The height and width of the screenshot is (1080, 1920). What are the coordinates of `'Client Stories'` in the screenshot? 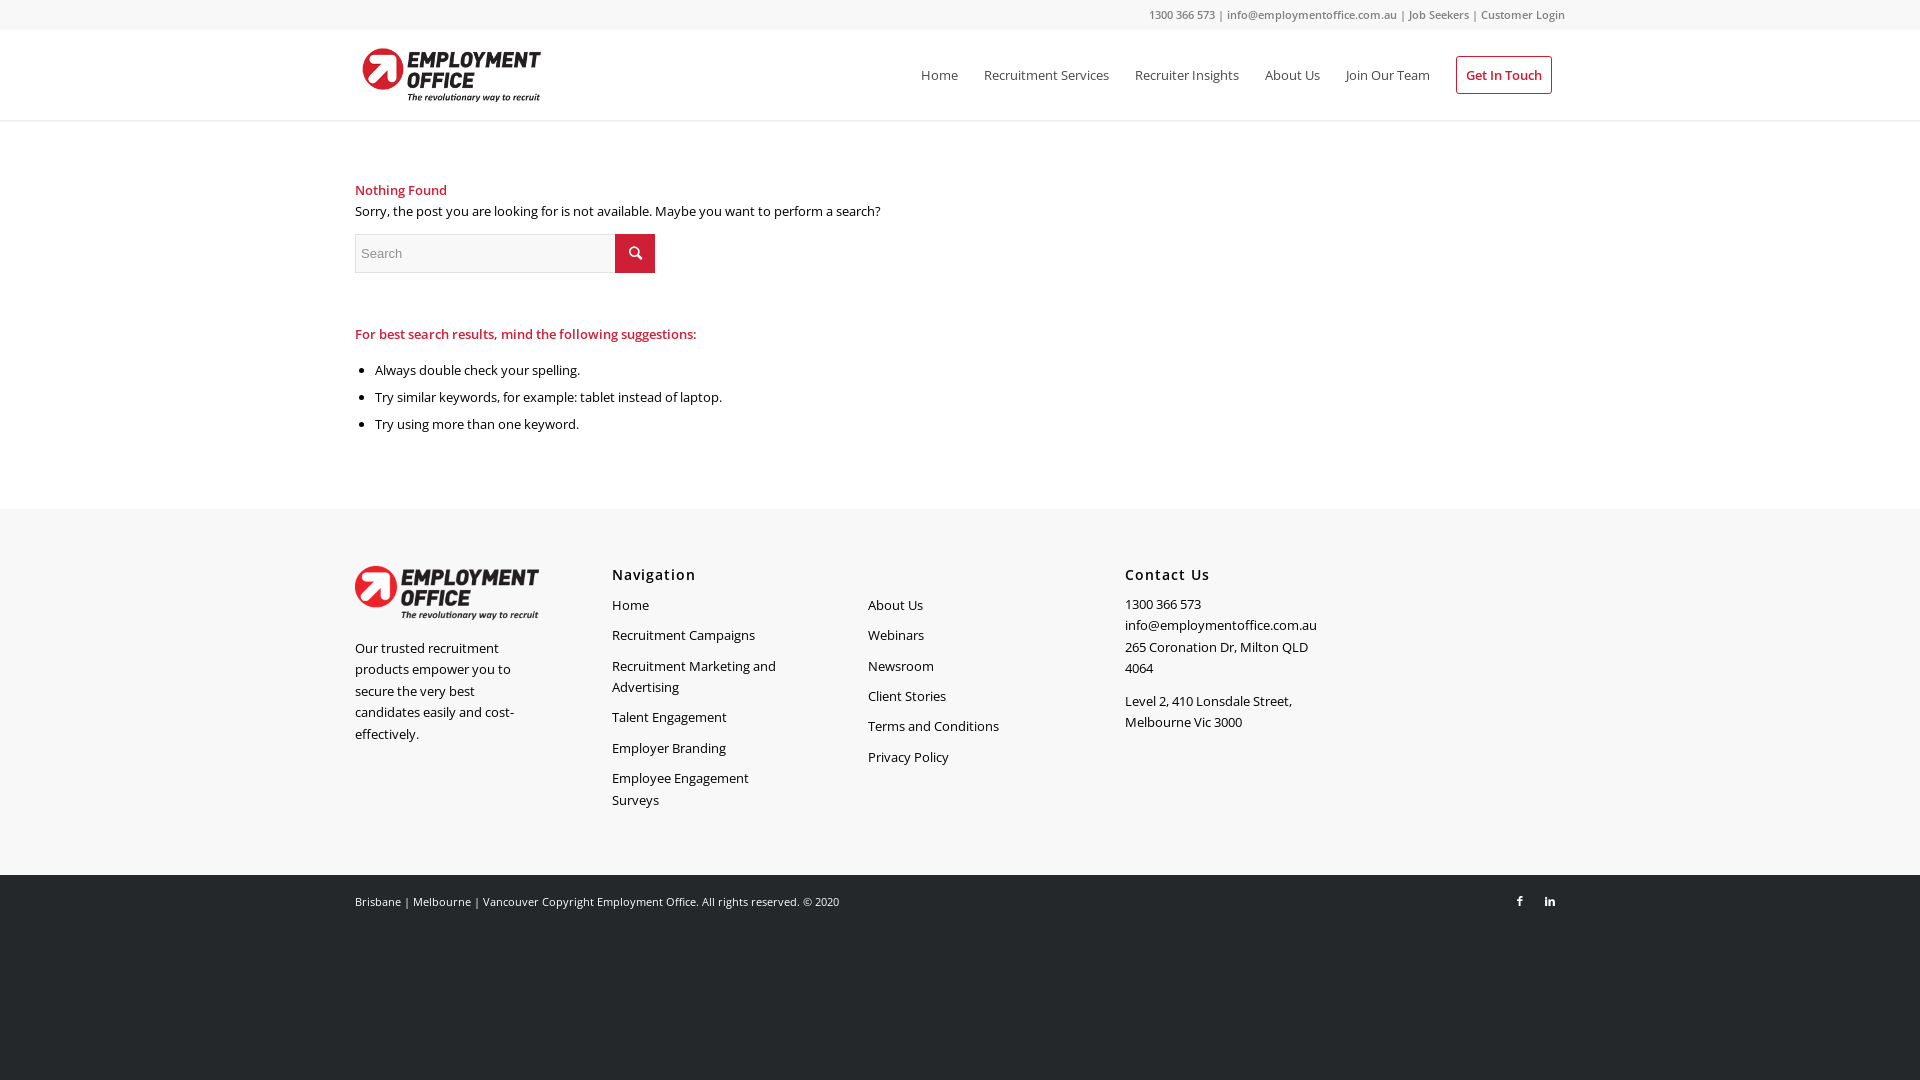 It's located at (960, 696).